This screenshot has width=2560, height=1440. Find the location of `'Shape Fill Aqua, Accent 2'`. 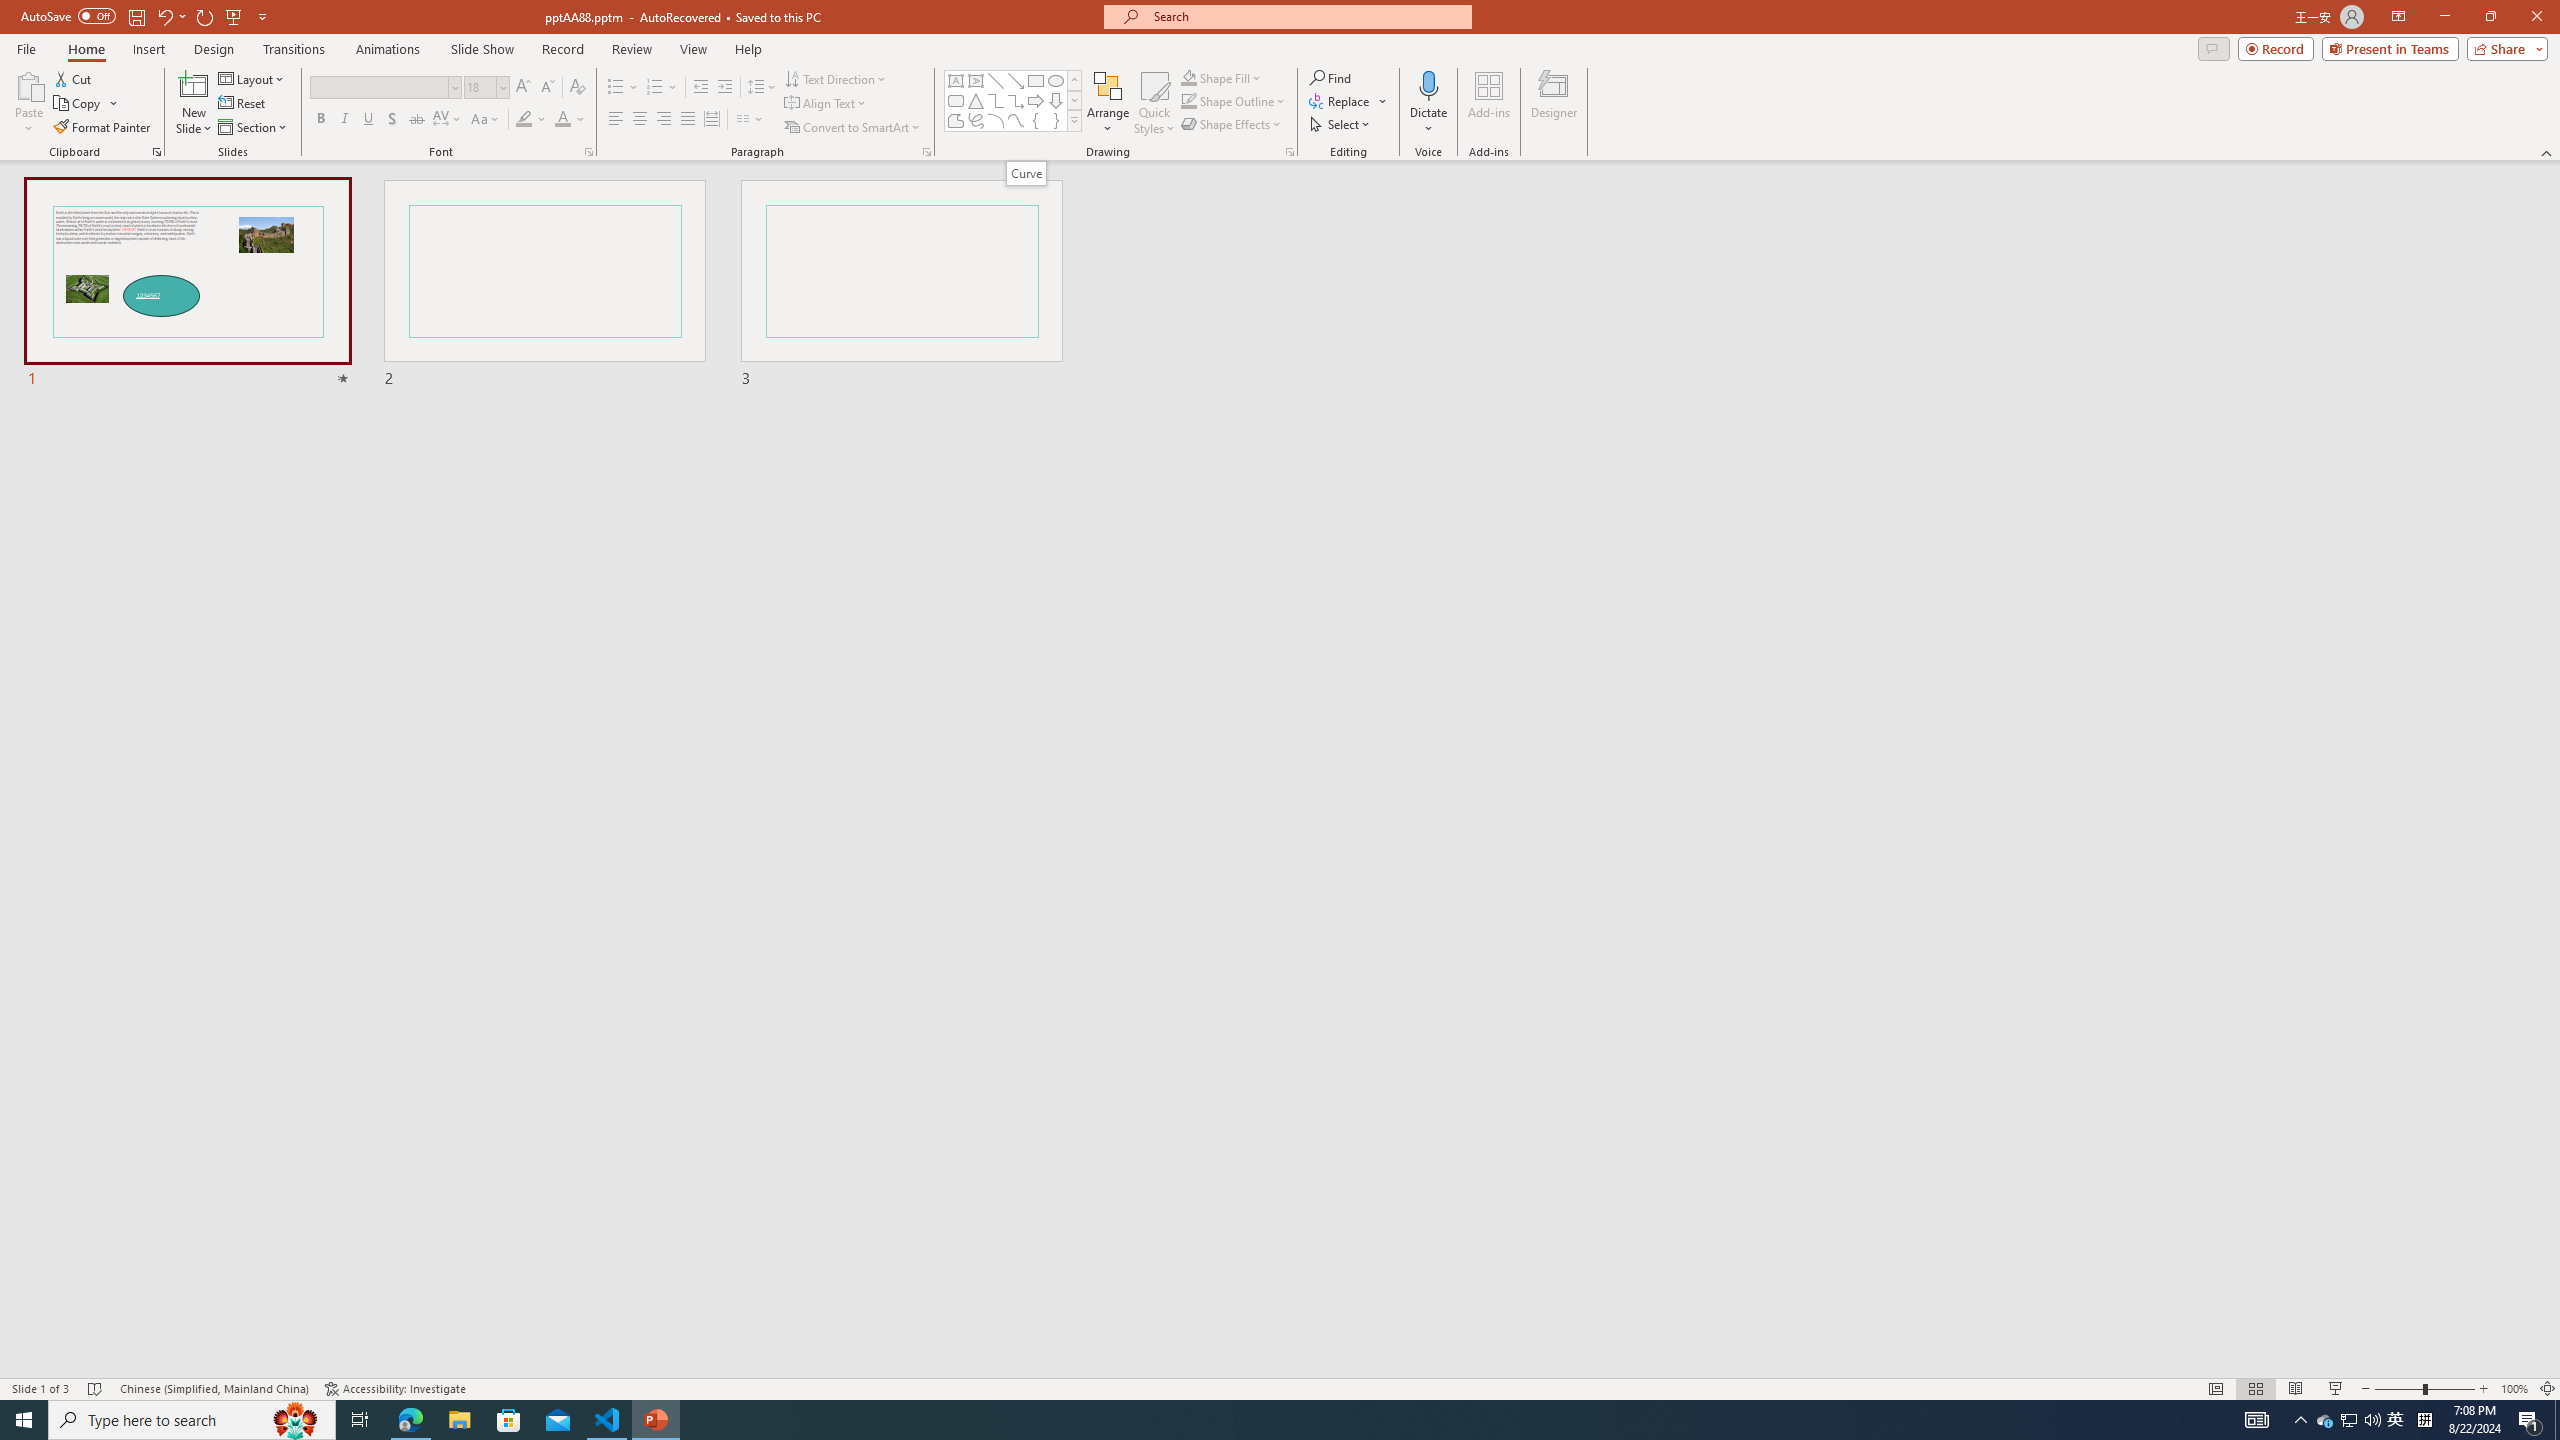

'Shape Fill Aqua, Accent 2' is located at coordinates (1189, 77).